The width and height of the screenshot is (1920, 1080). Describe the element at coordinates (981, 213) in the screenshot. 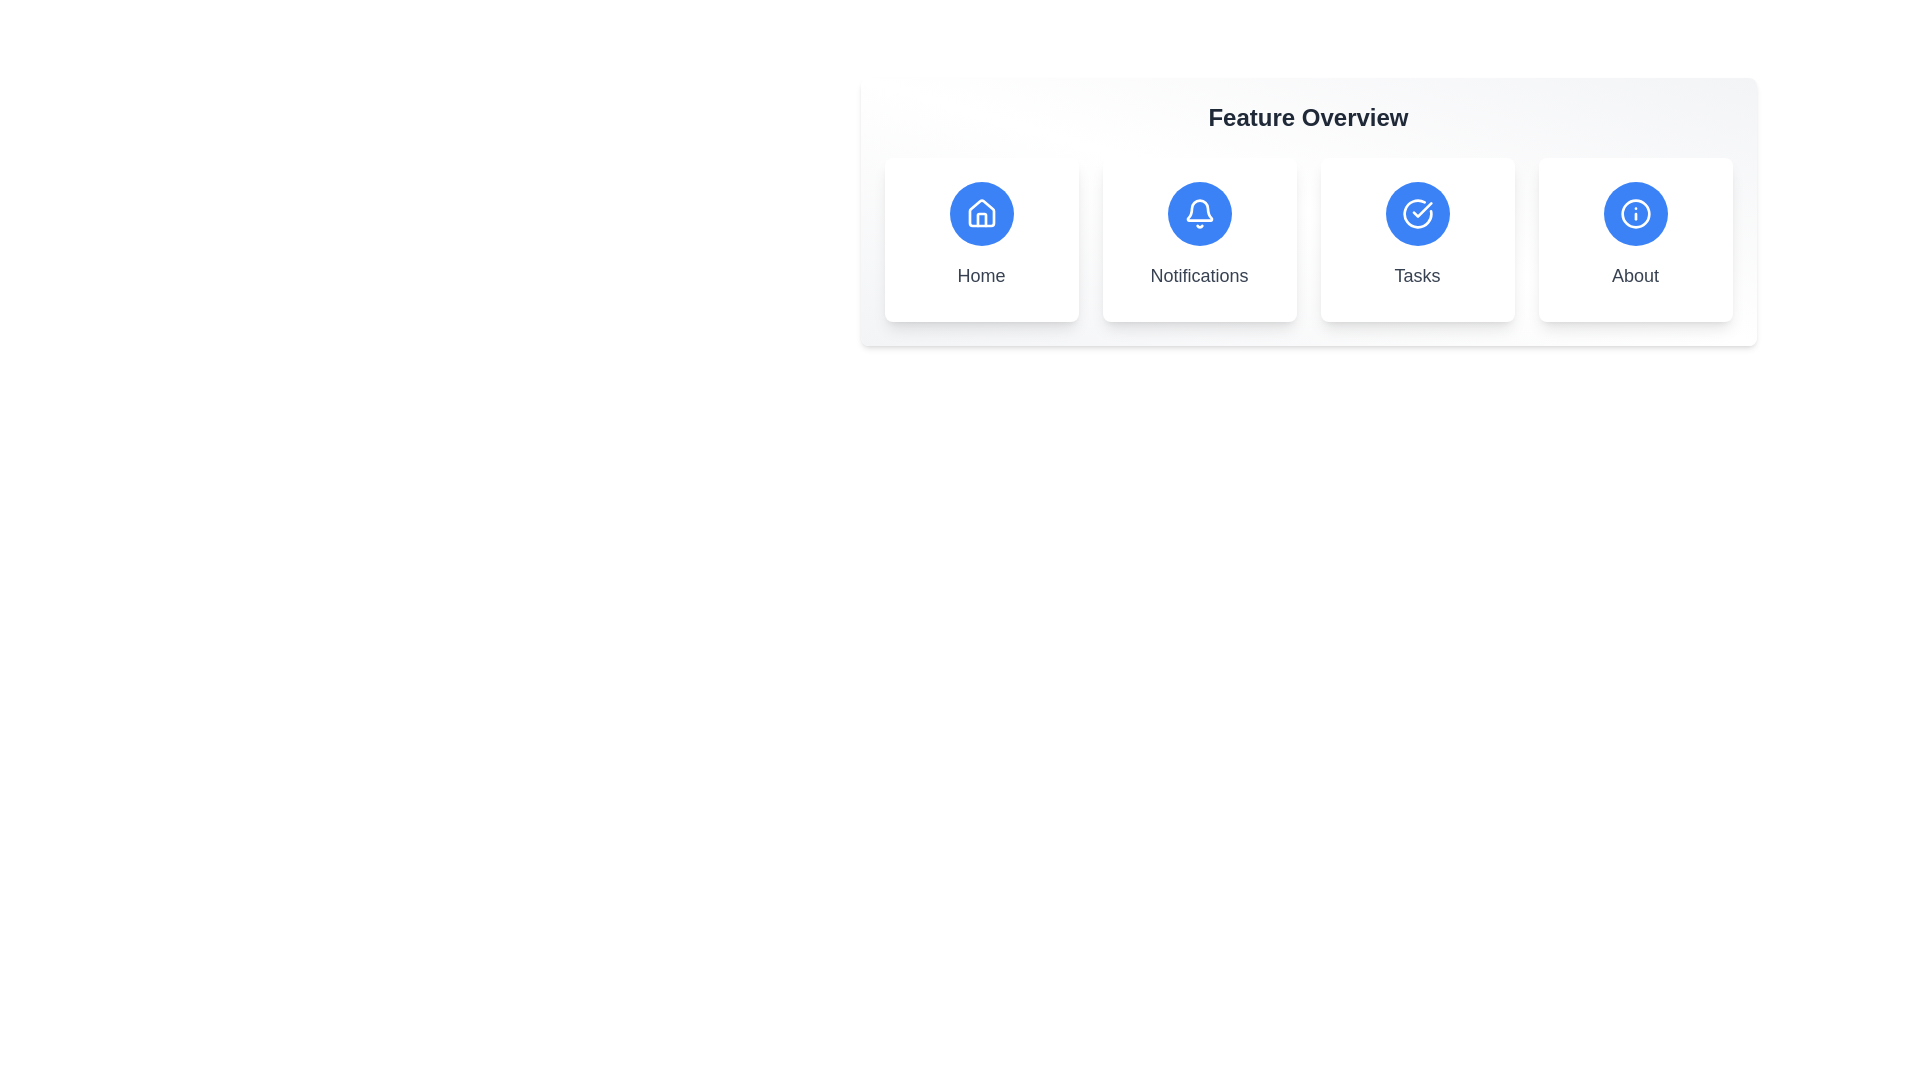

I see `the 'Home' icon button, which is a minimalistic outline house icon on a blue circular background, located in the first position of a horizontal menu layout` at that location.